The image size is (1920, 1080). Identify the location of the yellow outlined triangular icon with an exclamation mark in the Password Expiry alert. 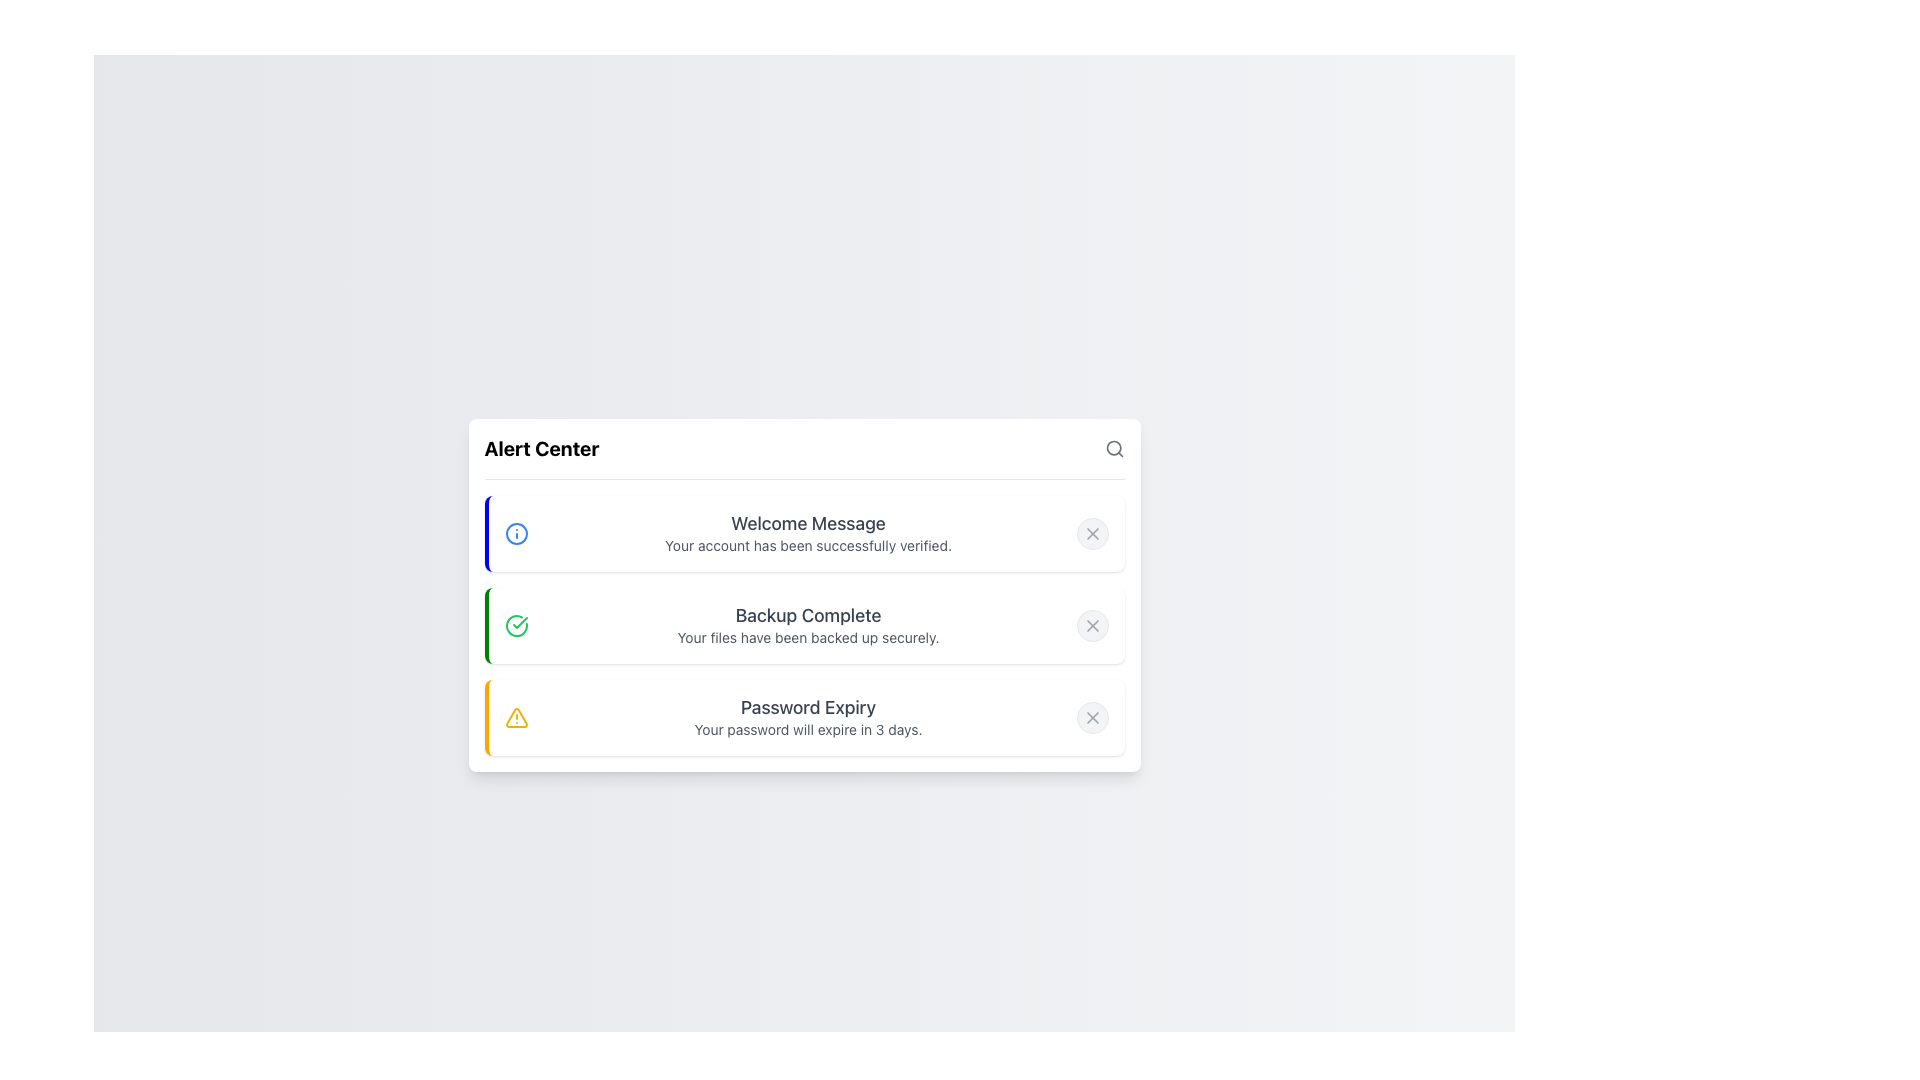
(516, 716).